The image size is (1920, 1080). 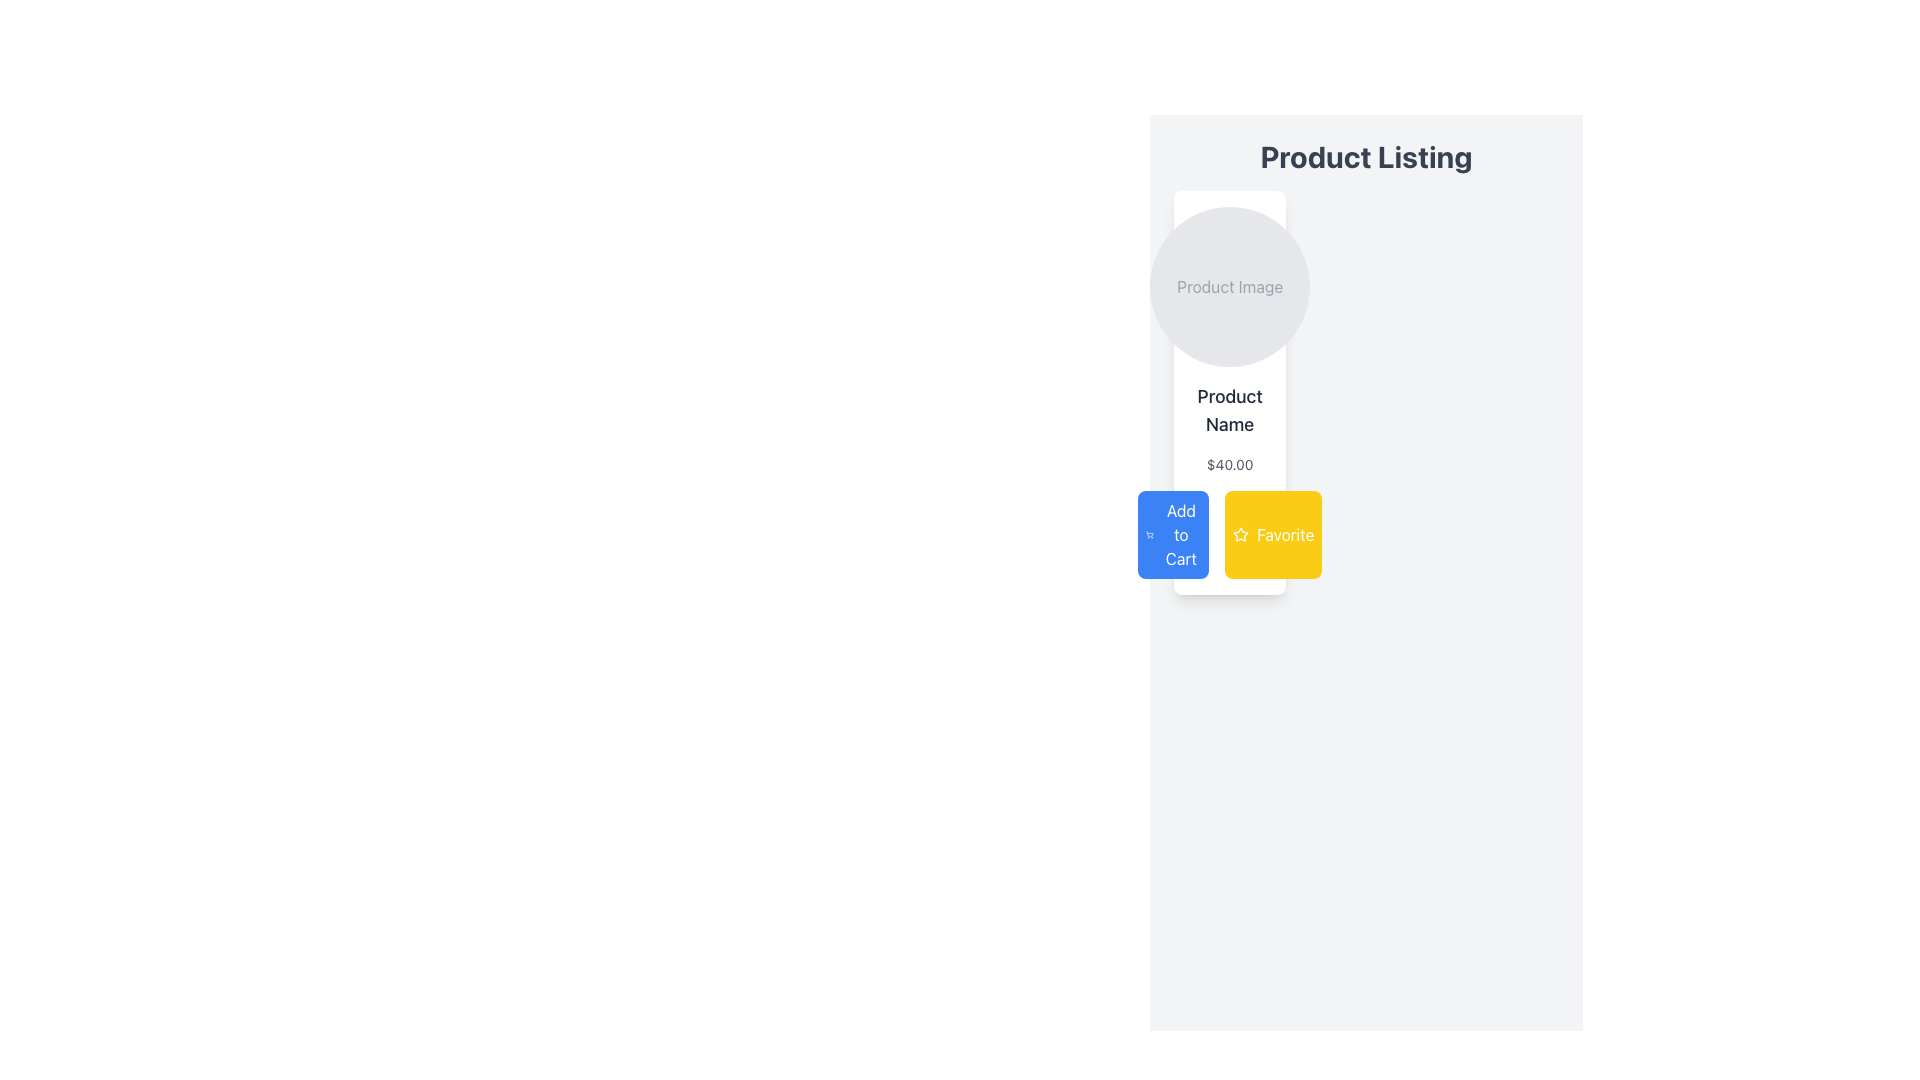 What do you see at coordinates (1229, 465) in the screenshot?
I see `the Text Label displaying the product price, located at the center of the product card beneath the 'Product Name' and above the 'Add to Cart' and 'Favorite' buttons` at bounding box center [1229, 465].